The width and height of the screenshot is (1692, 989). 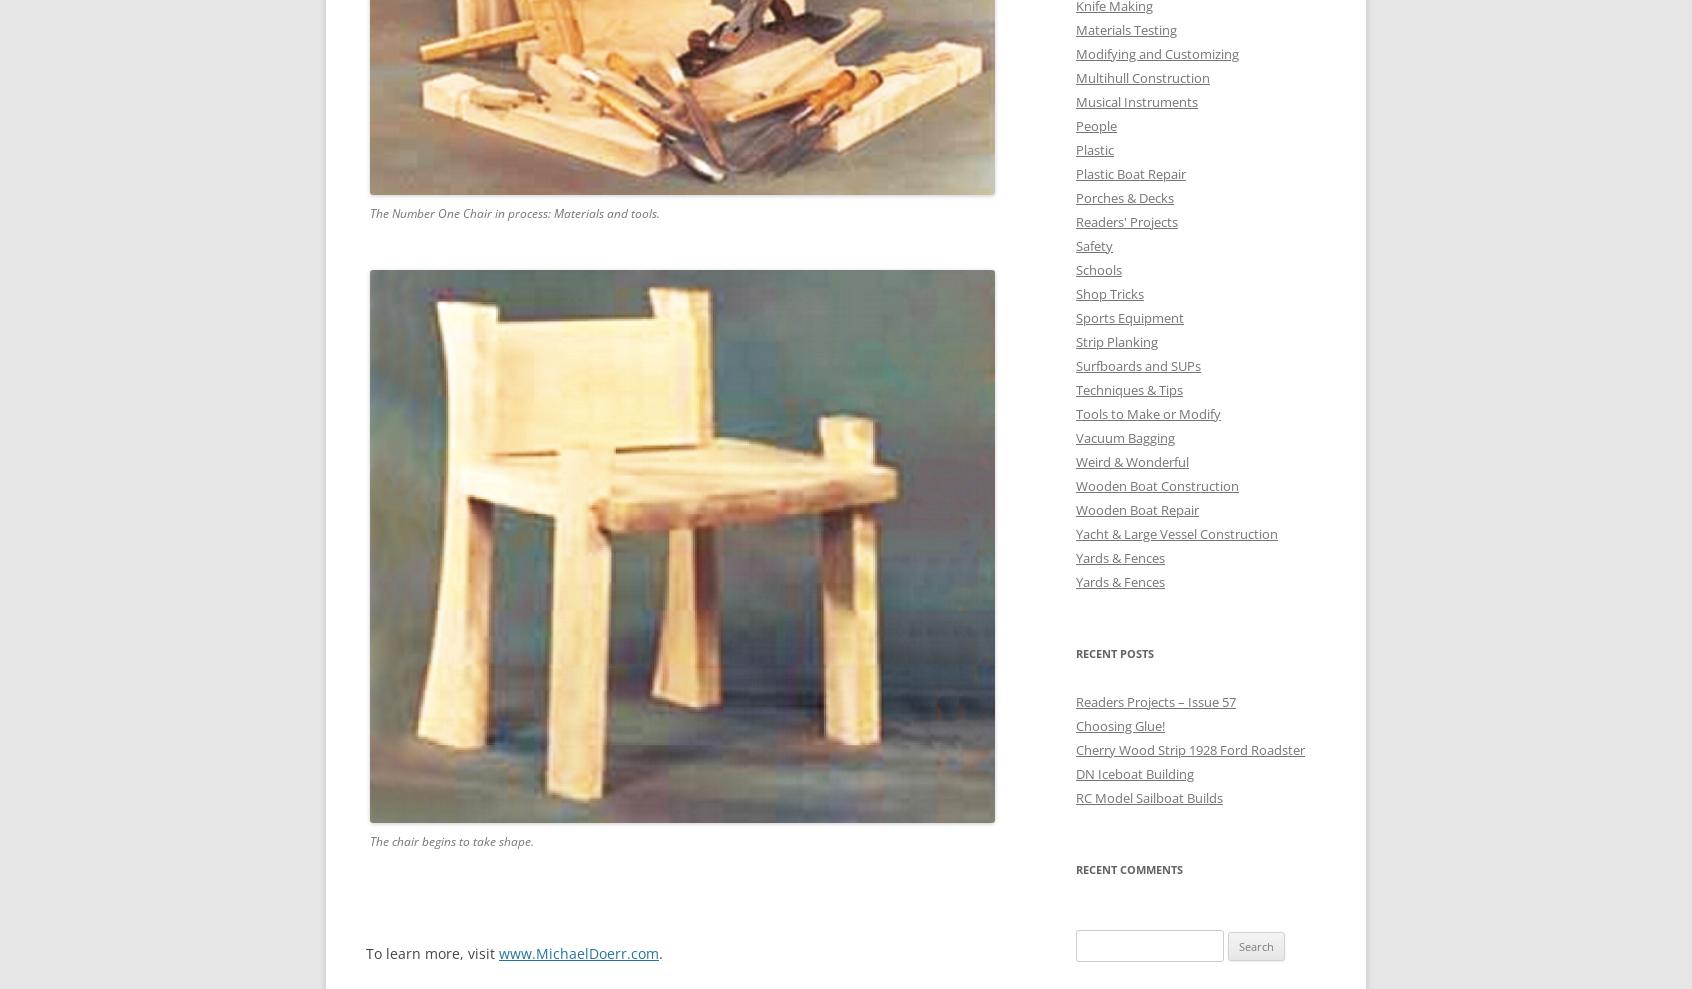 I want to click on 'Wooden Boat Repair', so click(x=1136, y=509).